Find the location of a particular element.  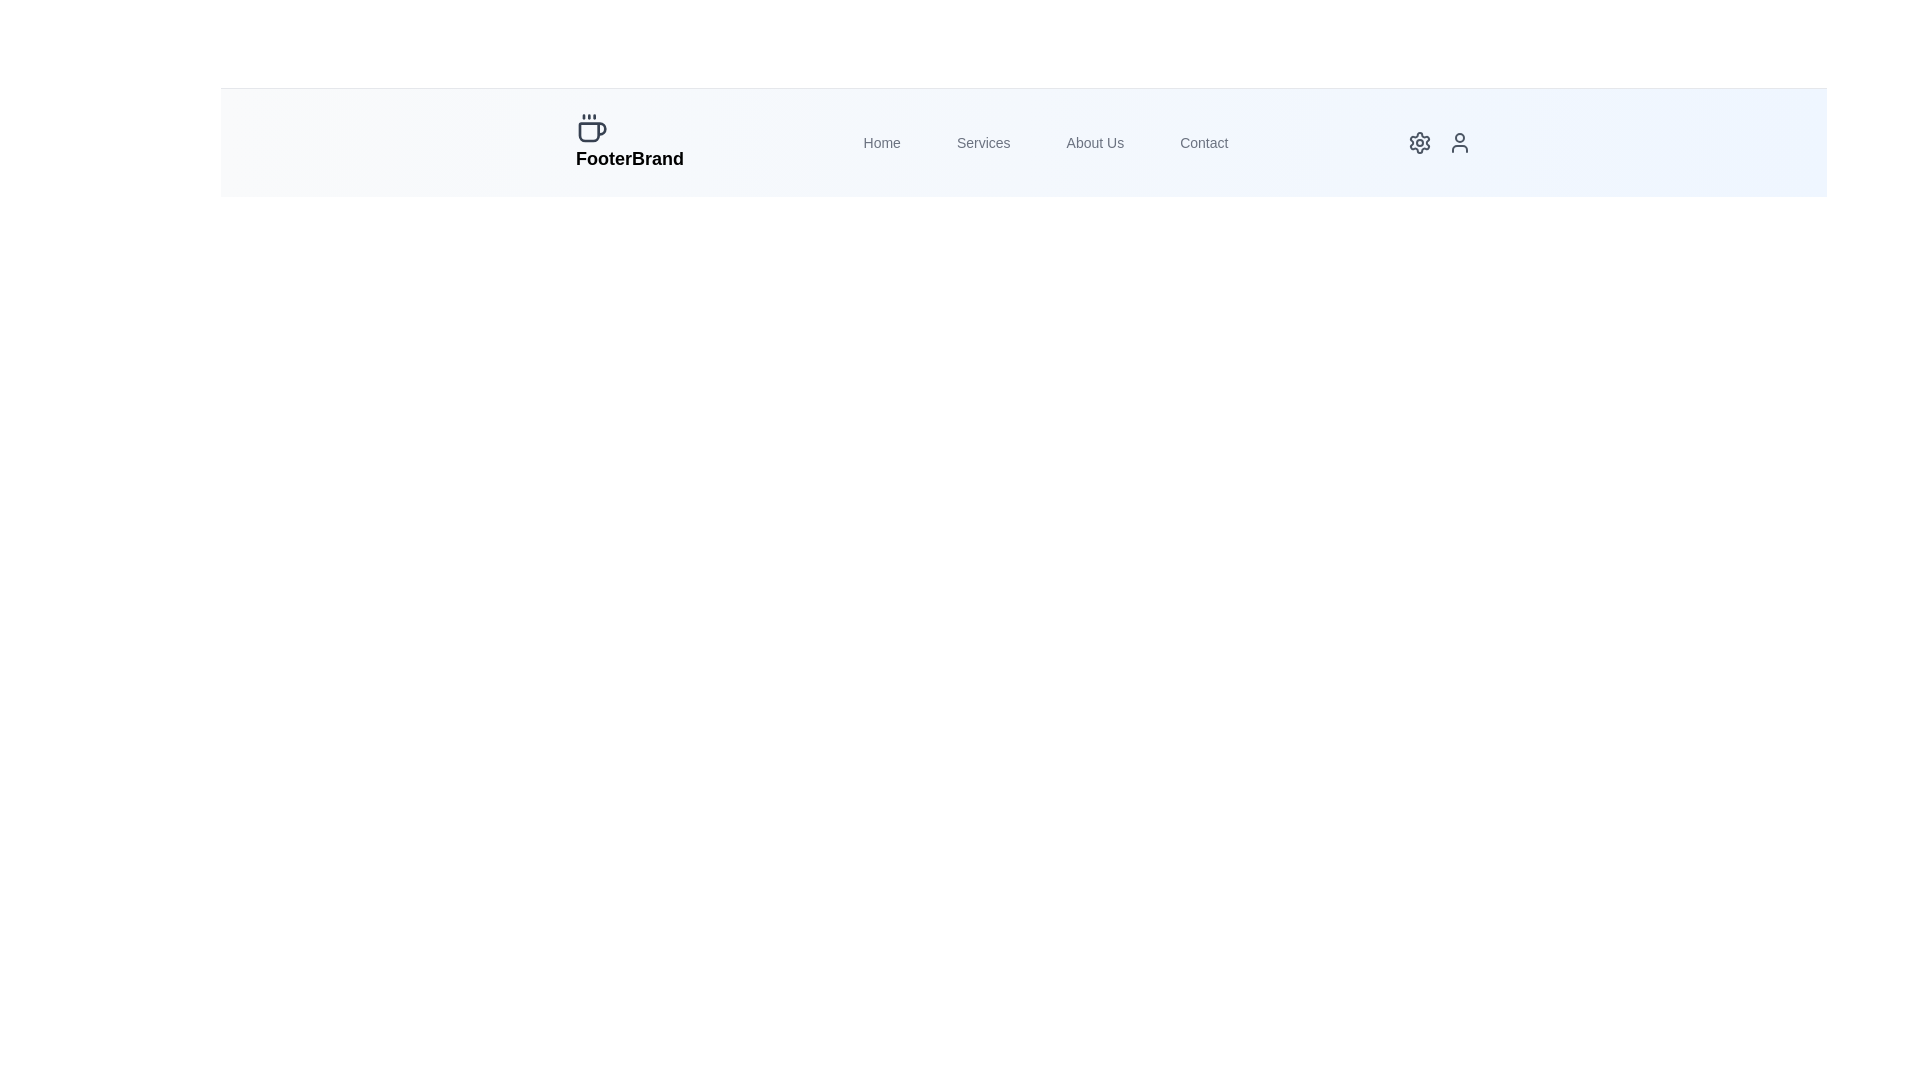

the coffee cup icon with steam, which is located above the 'FooterBrand' text and to the left of the navigation menu in the header section is located at coordinates (590, 128).